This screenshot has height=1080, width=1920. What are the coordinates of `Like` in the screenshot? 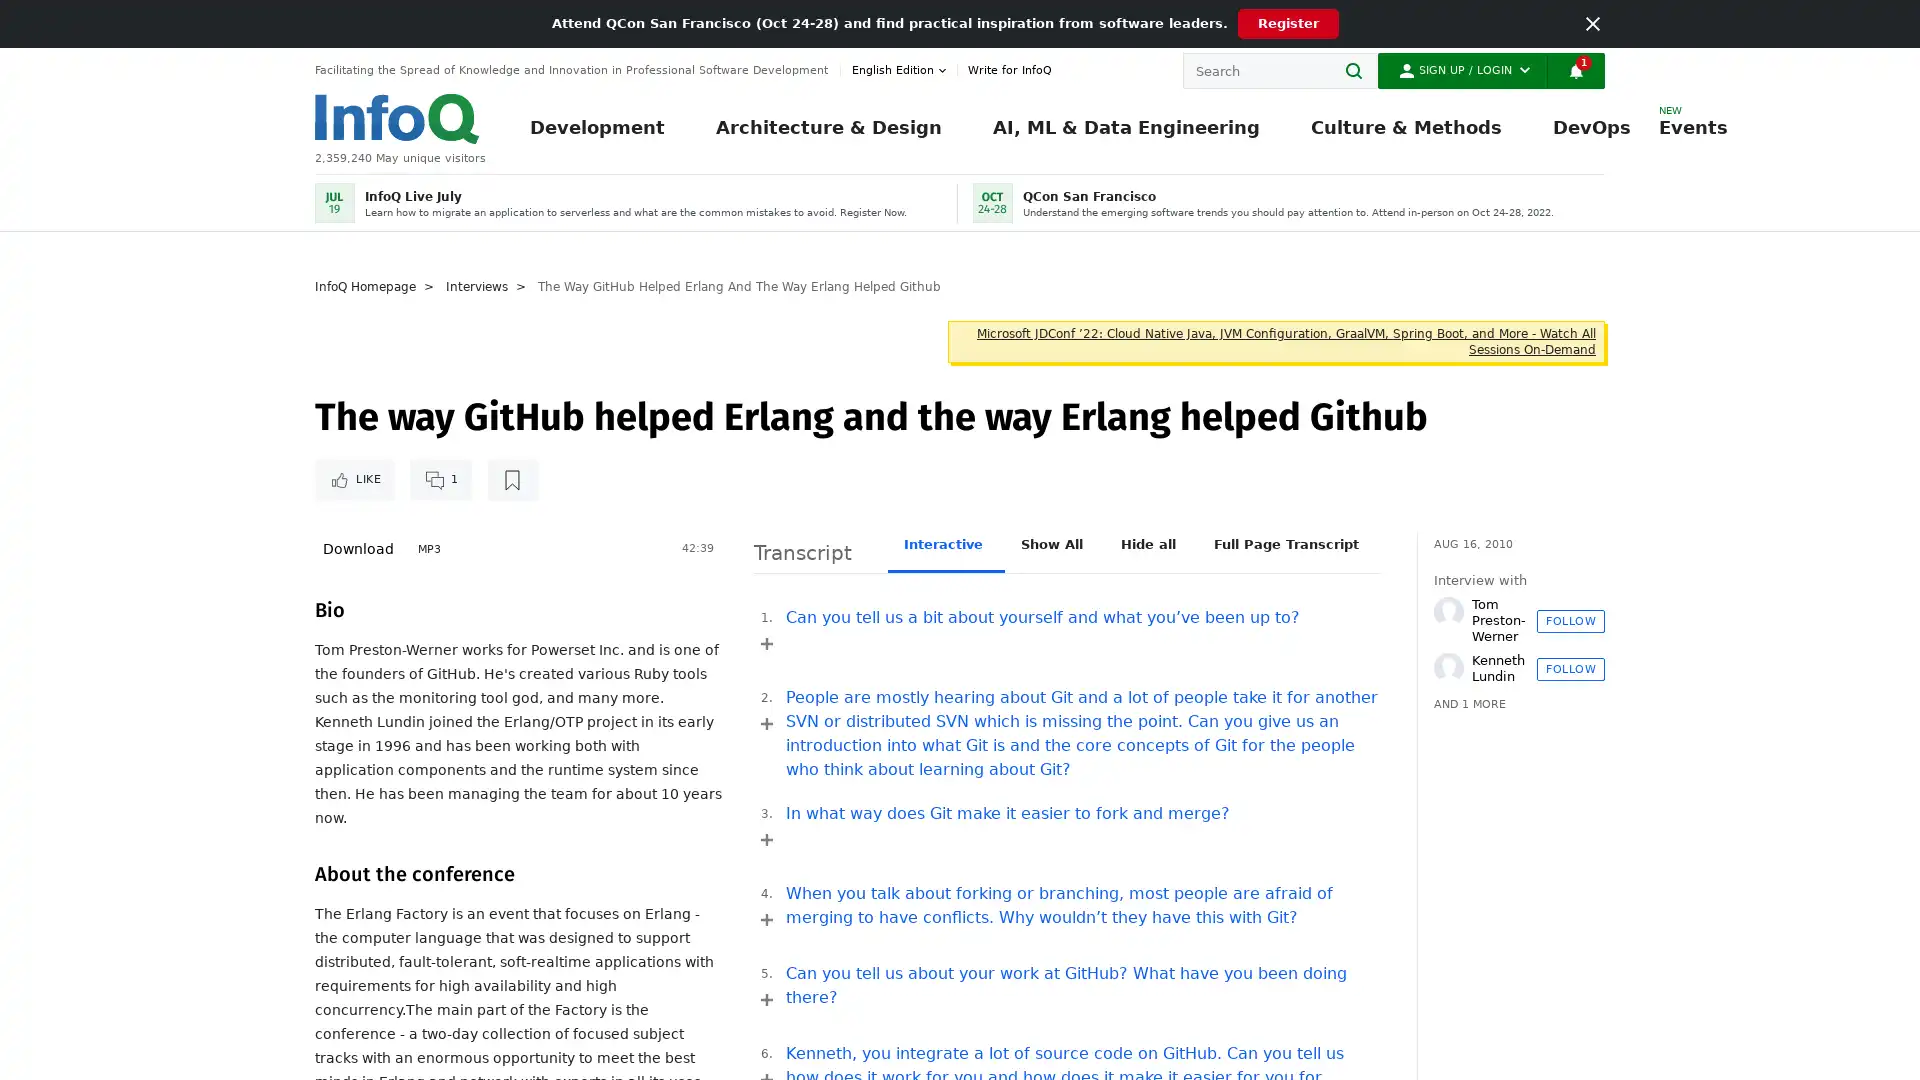 It's located at (354, 479).